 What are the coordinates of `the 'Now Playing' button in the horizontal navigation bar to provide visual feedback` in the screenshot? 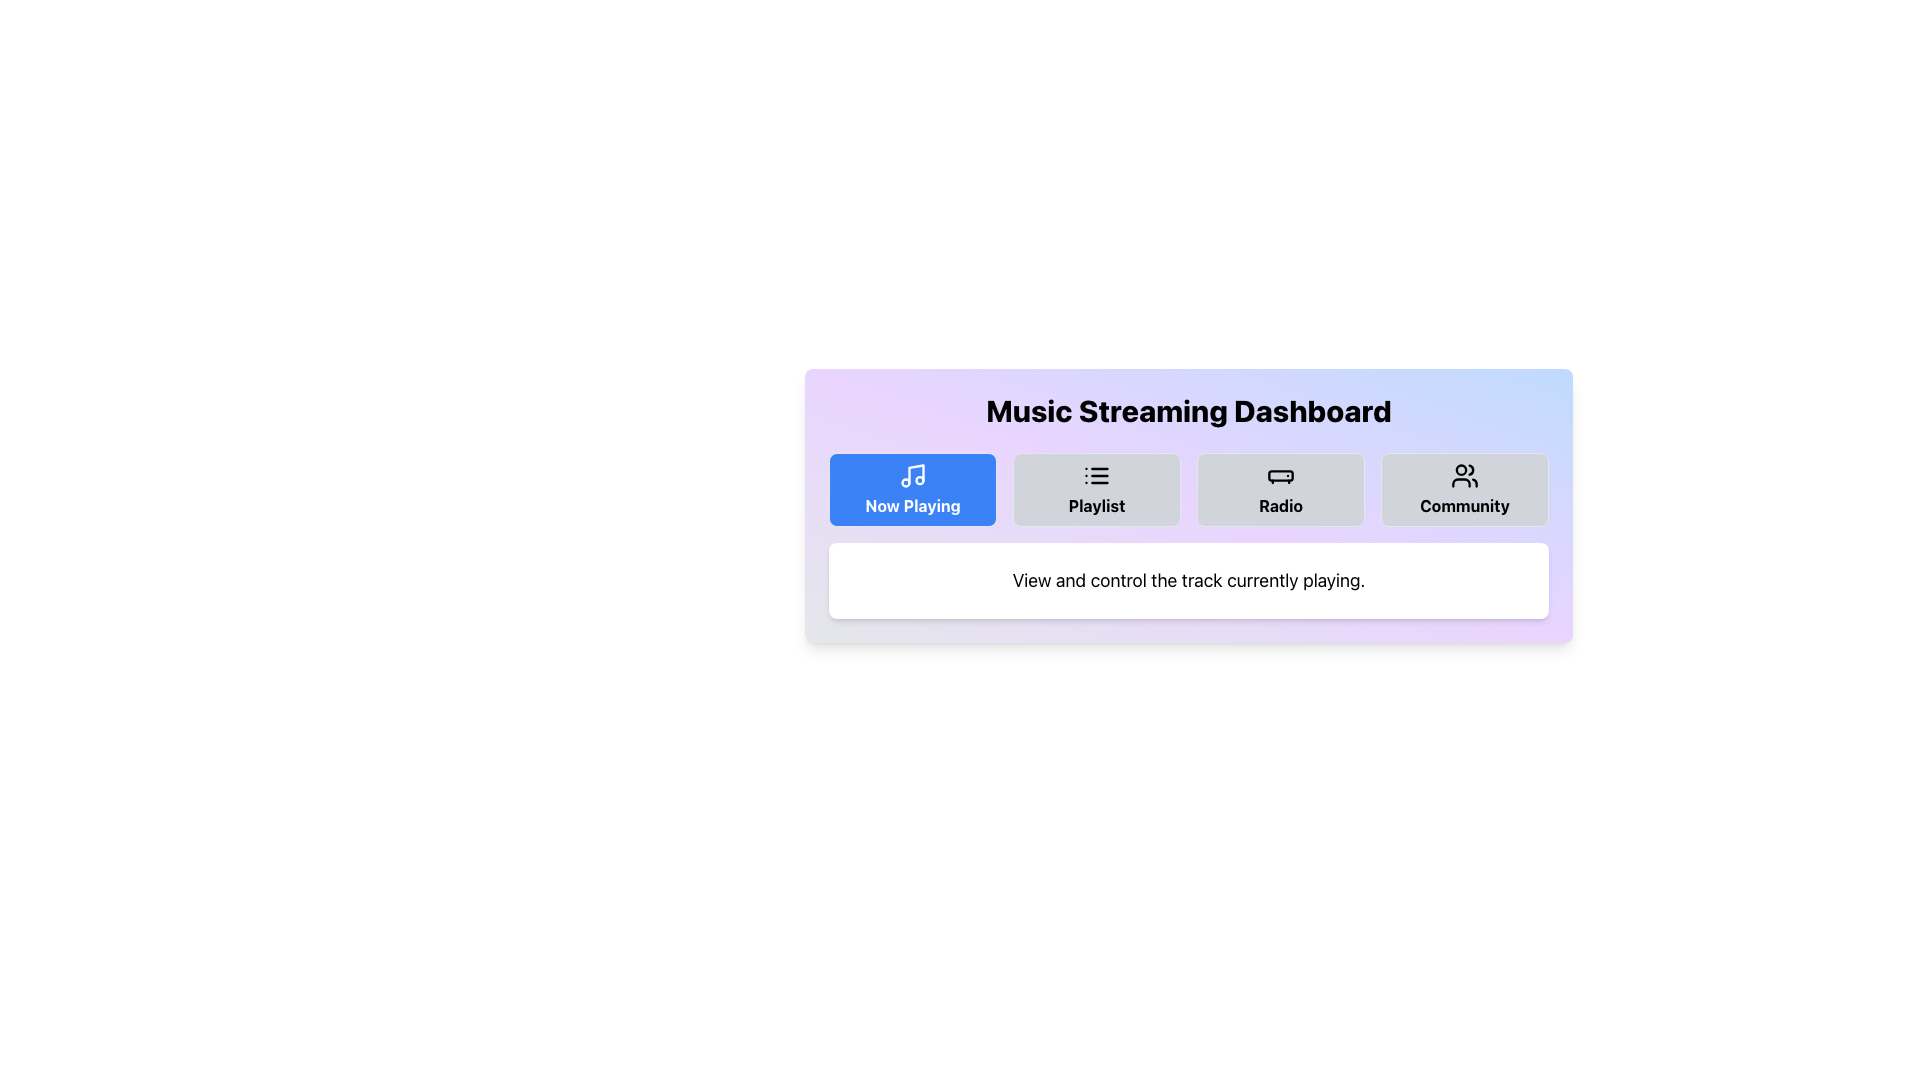 It's located at (911, 489).